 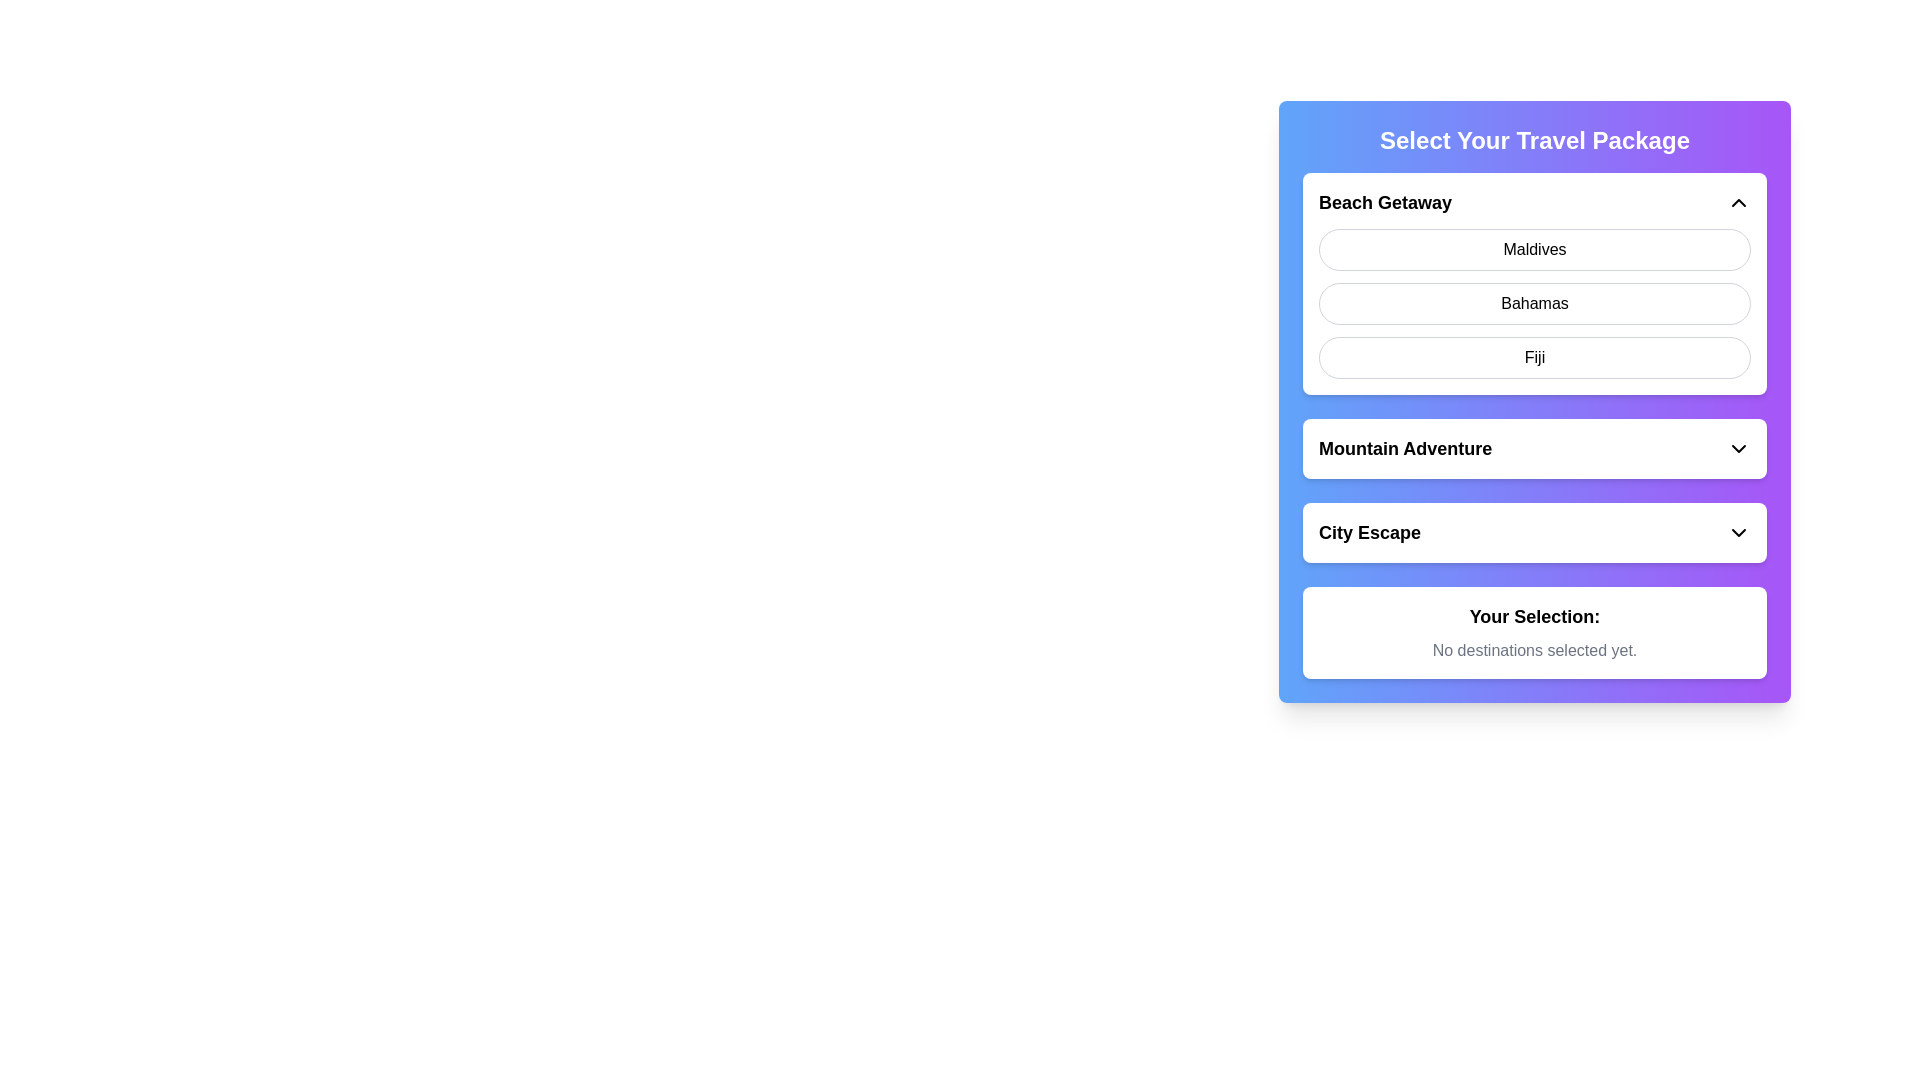 What do you see at coordinates (1534, 304) in the screenshot?
I see `the 'Bahamas' button-like selectable item, which is the second option in the 'Beach Getaway' category` at bounding box center [1534, 304].